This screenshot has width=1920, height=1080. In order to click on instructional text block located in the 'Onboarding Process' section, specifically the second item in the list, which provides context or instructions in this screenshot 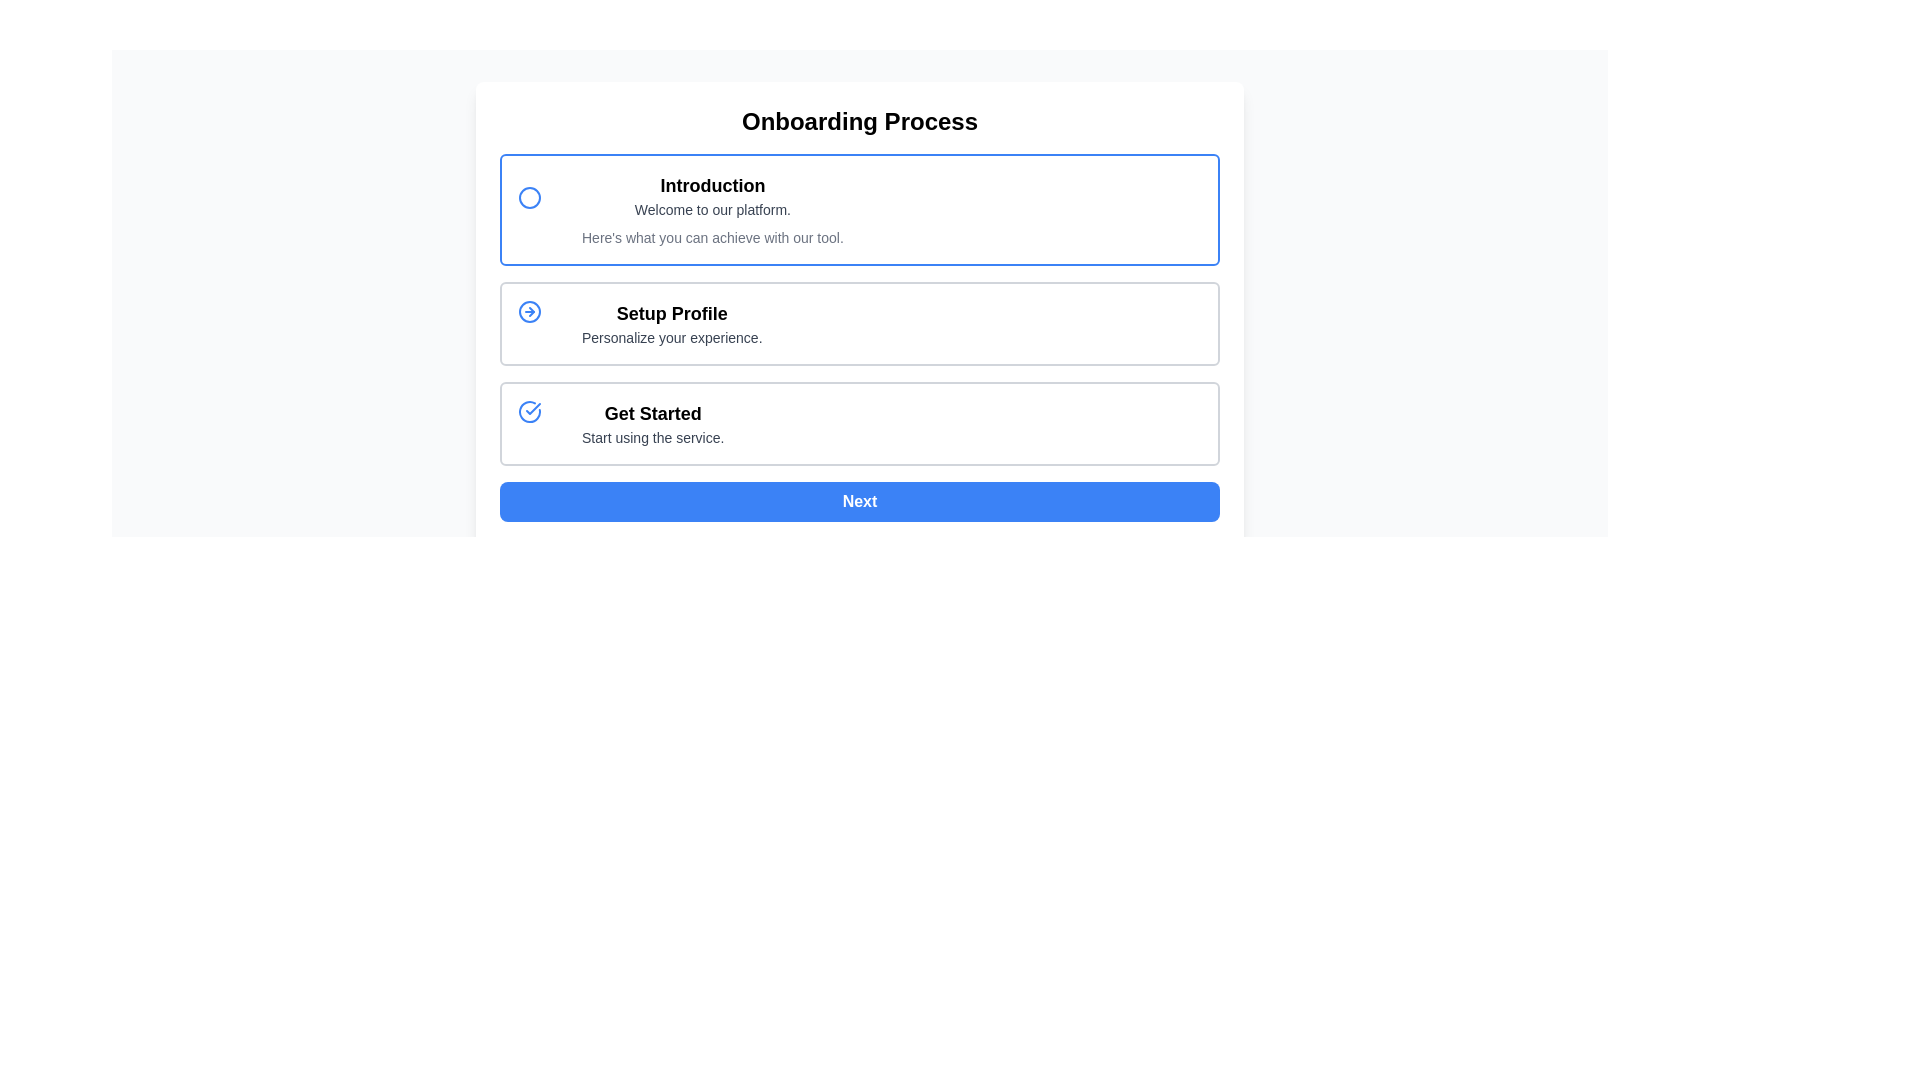, I will do `click(672, 323)`.